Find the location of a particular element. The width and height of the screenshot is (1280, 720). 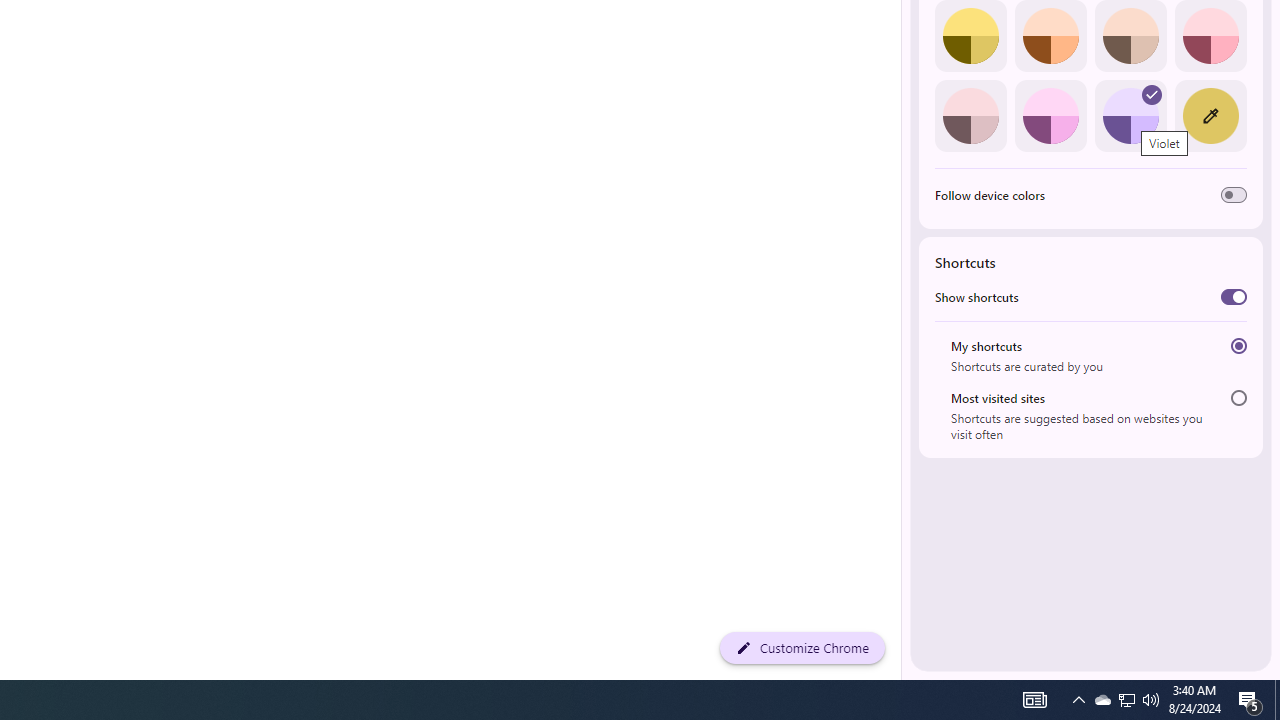

'Most visited sites' is located at coordinates (1238, 398).